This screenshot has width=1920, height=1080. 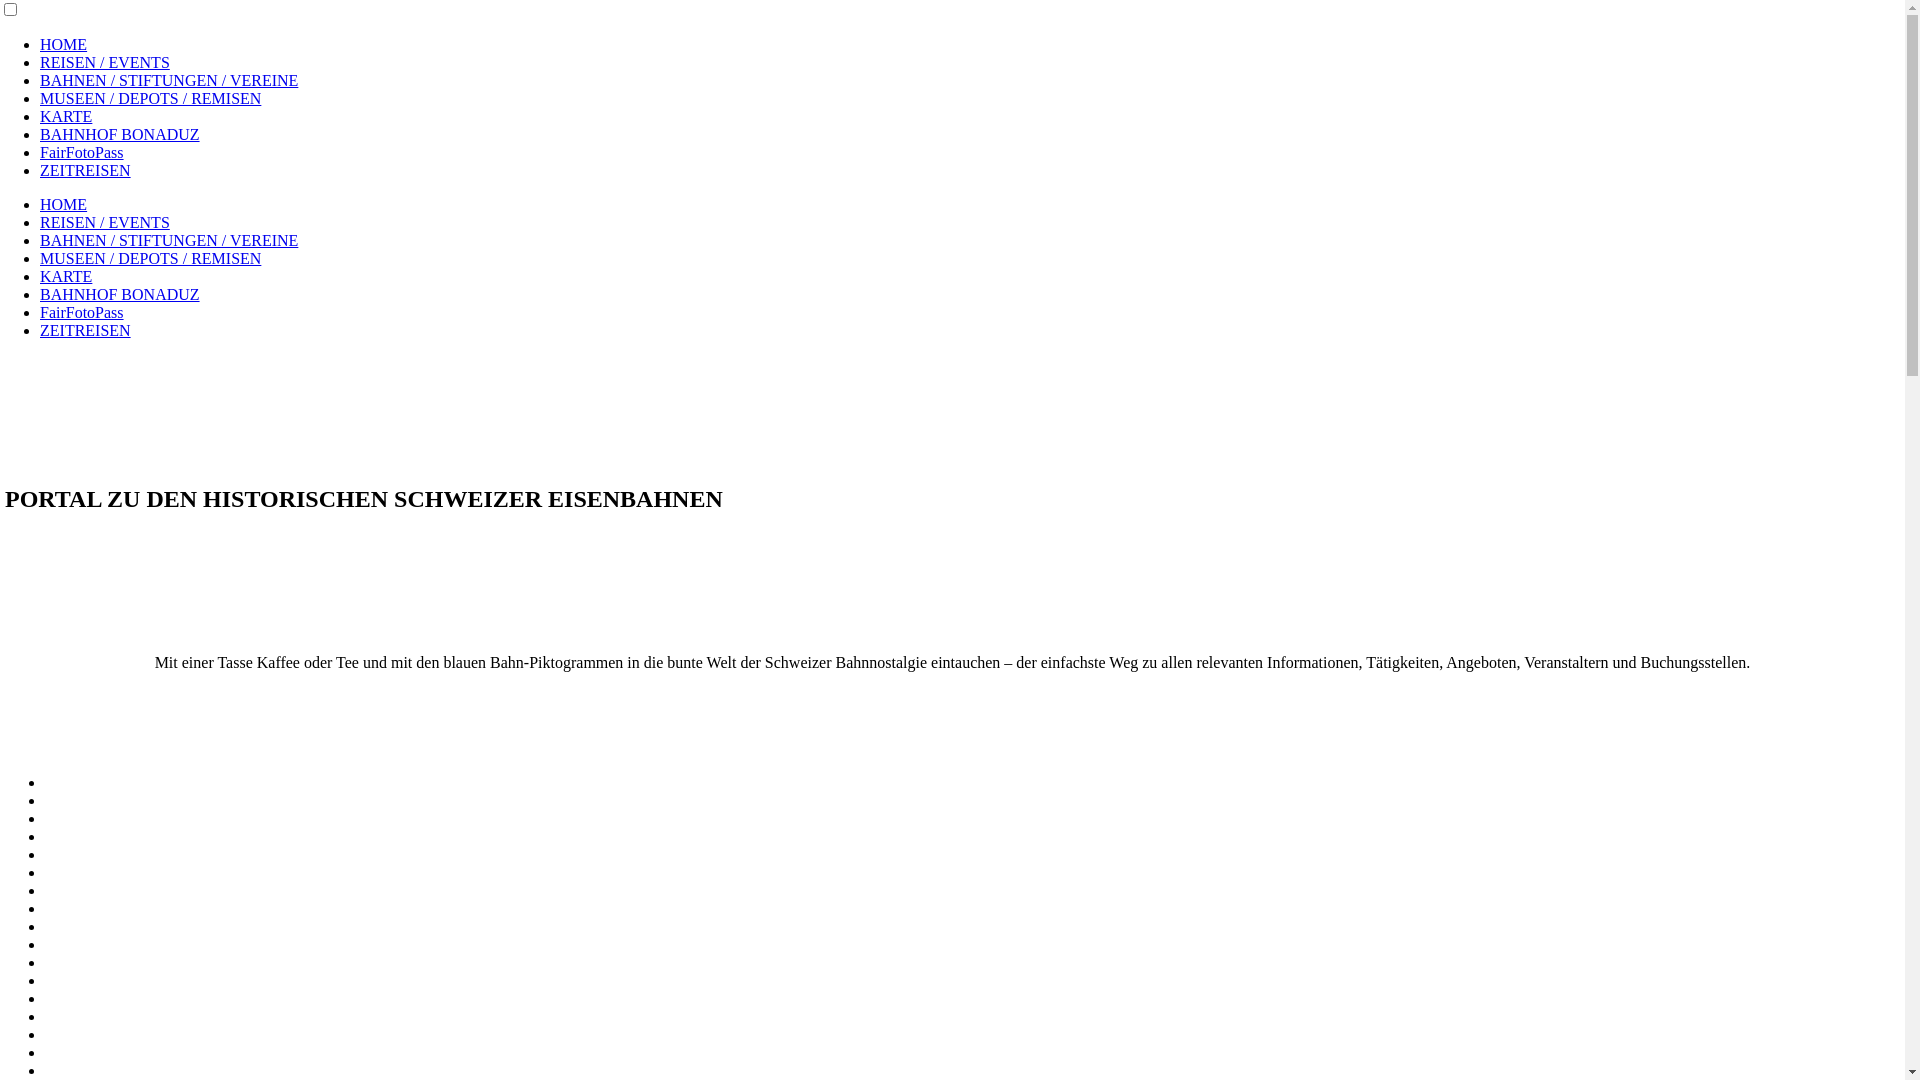 What do you see at coordinates (104, 61) in the screenshot?
I see `'REISEN / EVENTS'` at bounding box center [104, 61].